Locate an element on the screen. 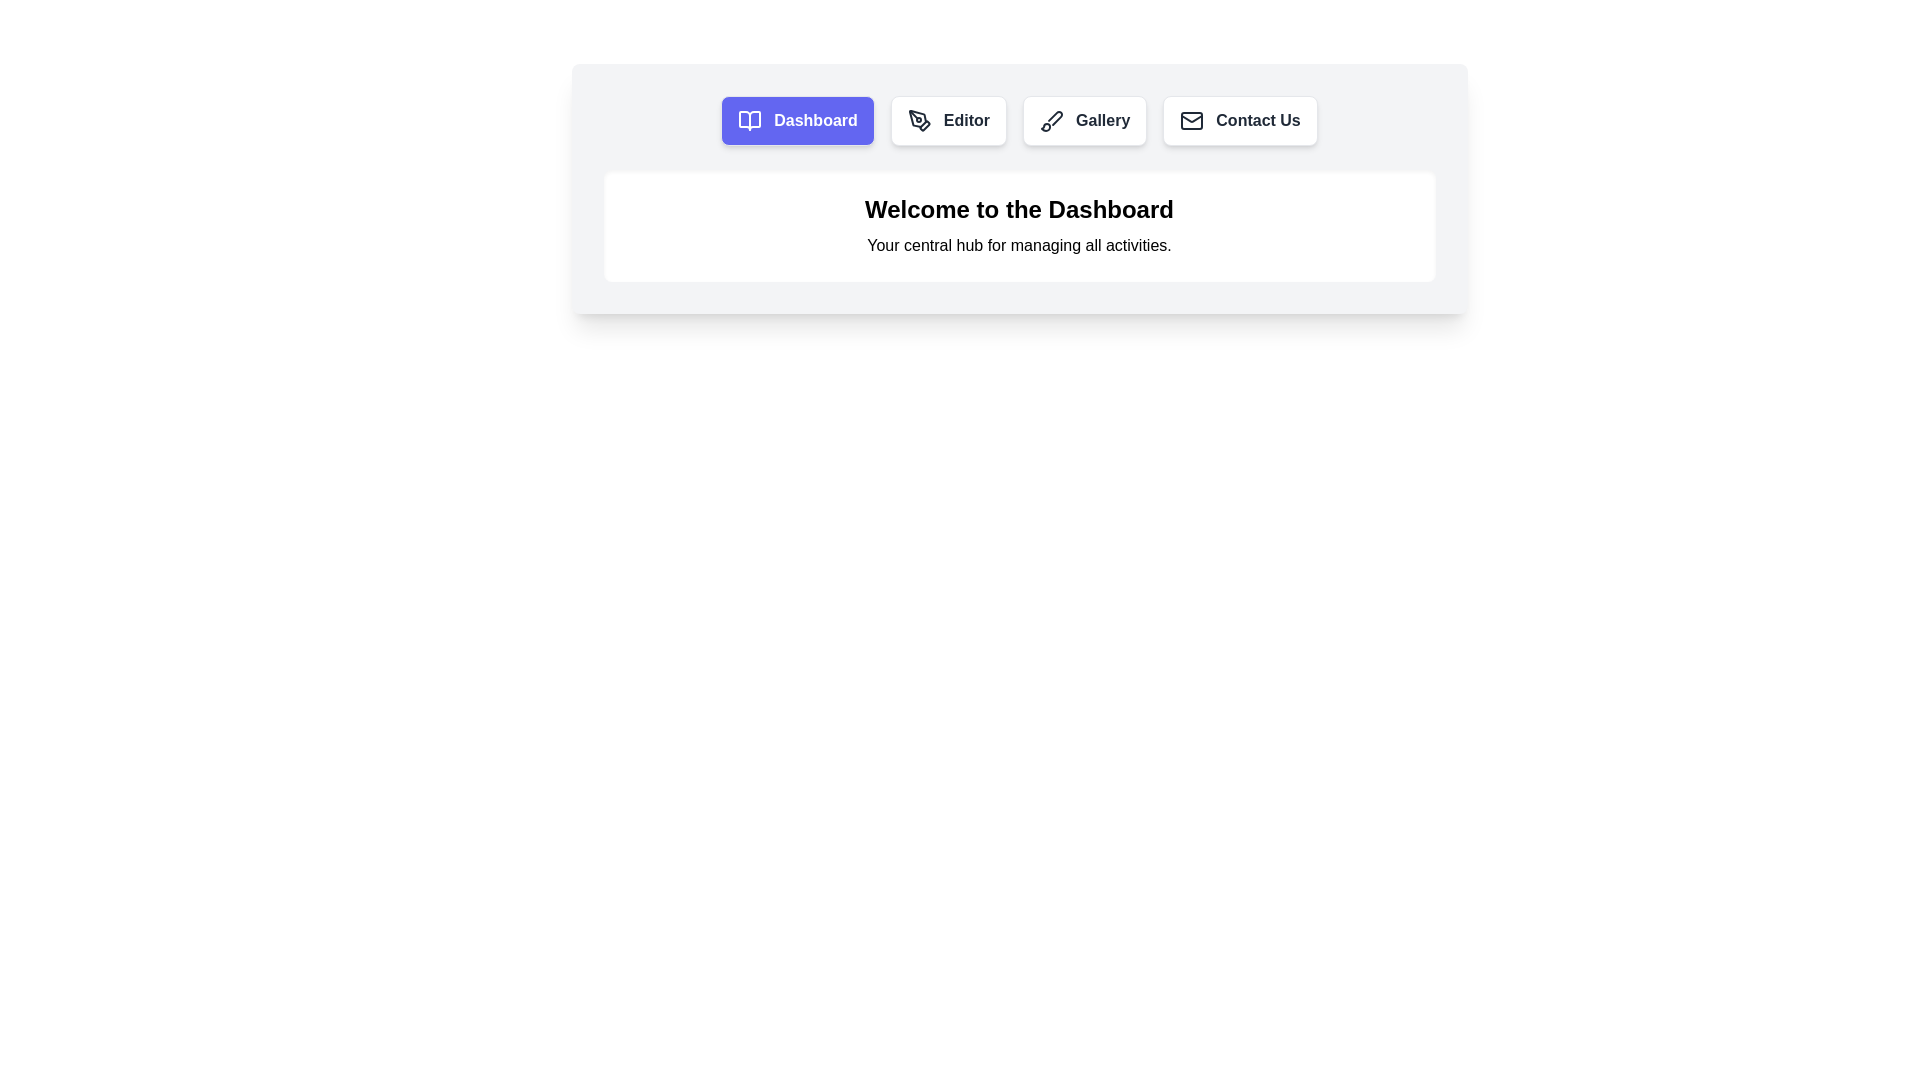 The width and height of the screenshot is (1920, 1080). the mail envelope icon, which is part of the 'Contact Us' button, located to the left of the text label is located at coordinates (1192, 120).